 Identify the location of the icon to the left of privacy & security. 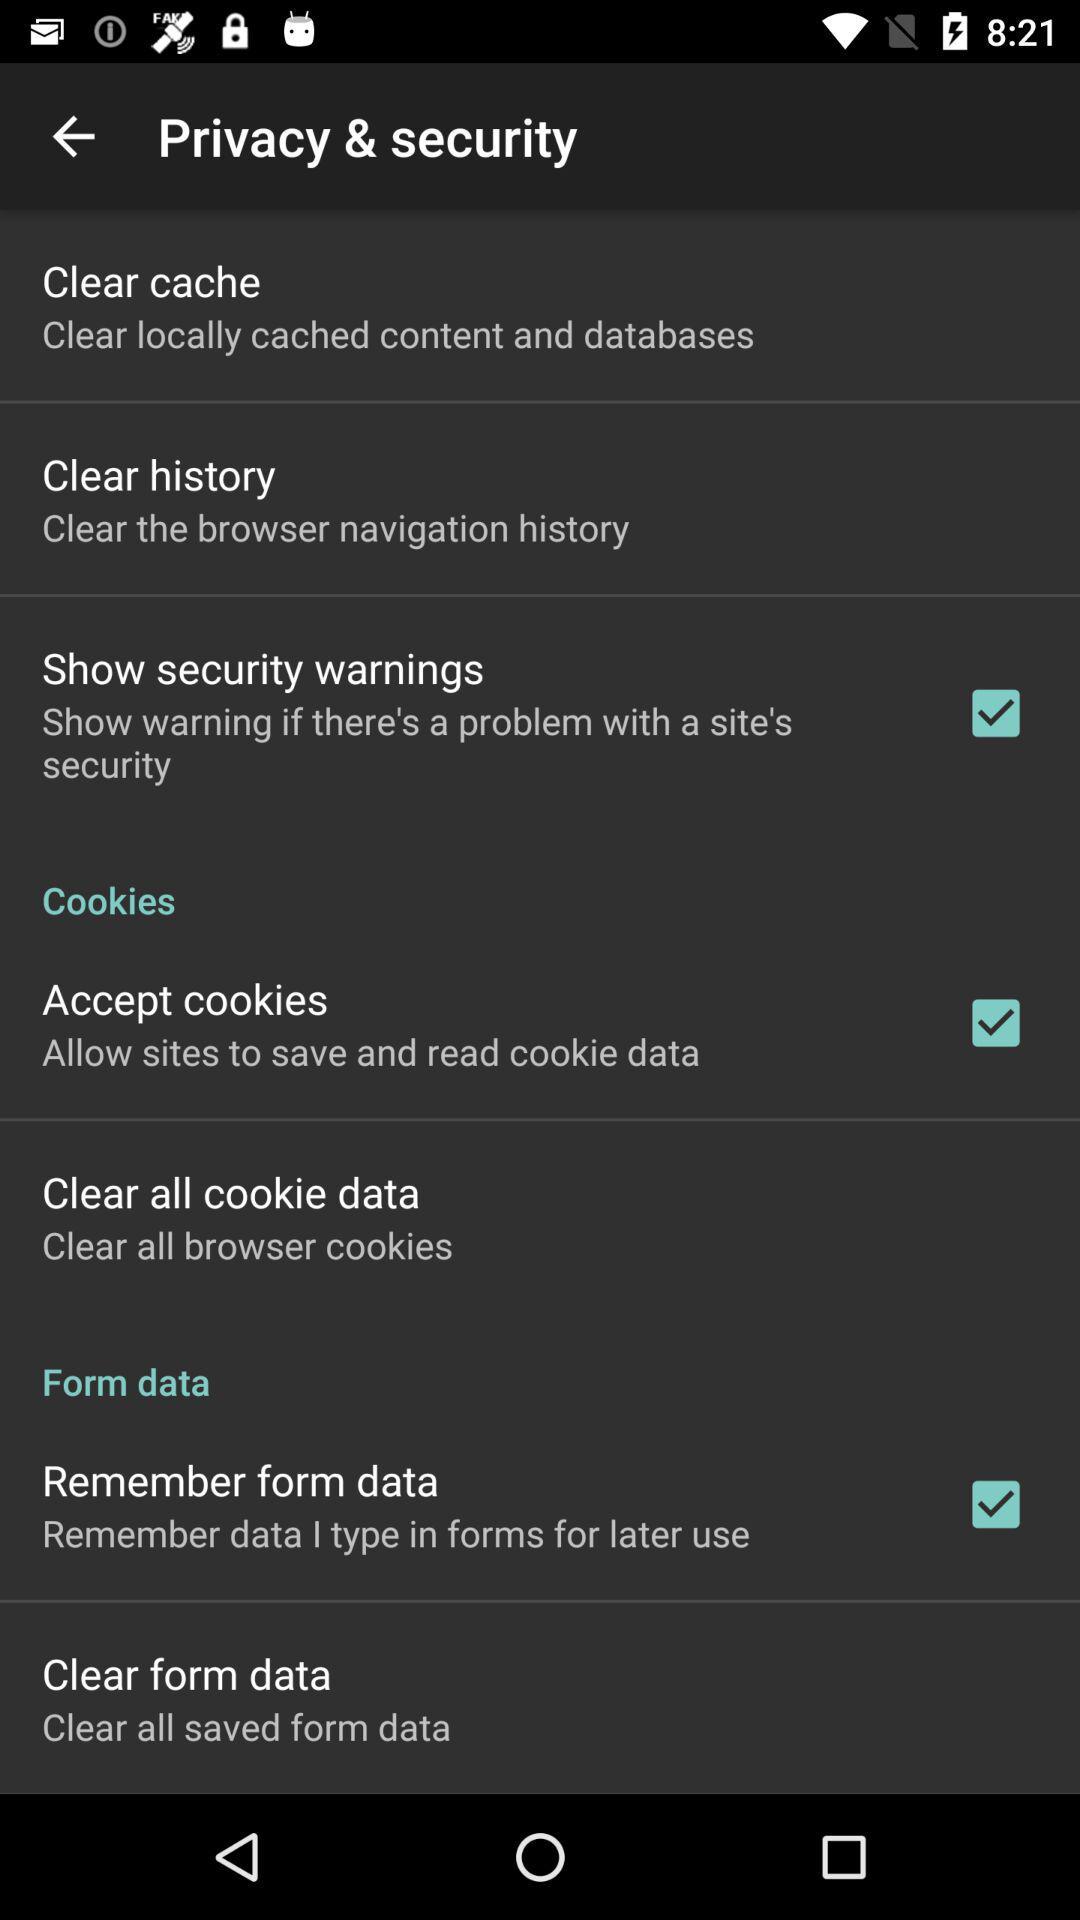
(72, 135).